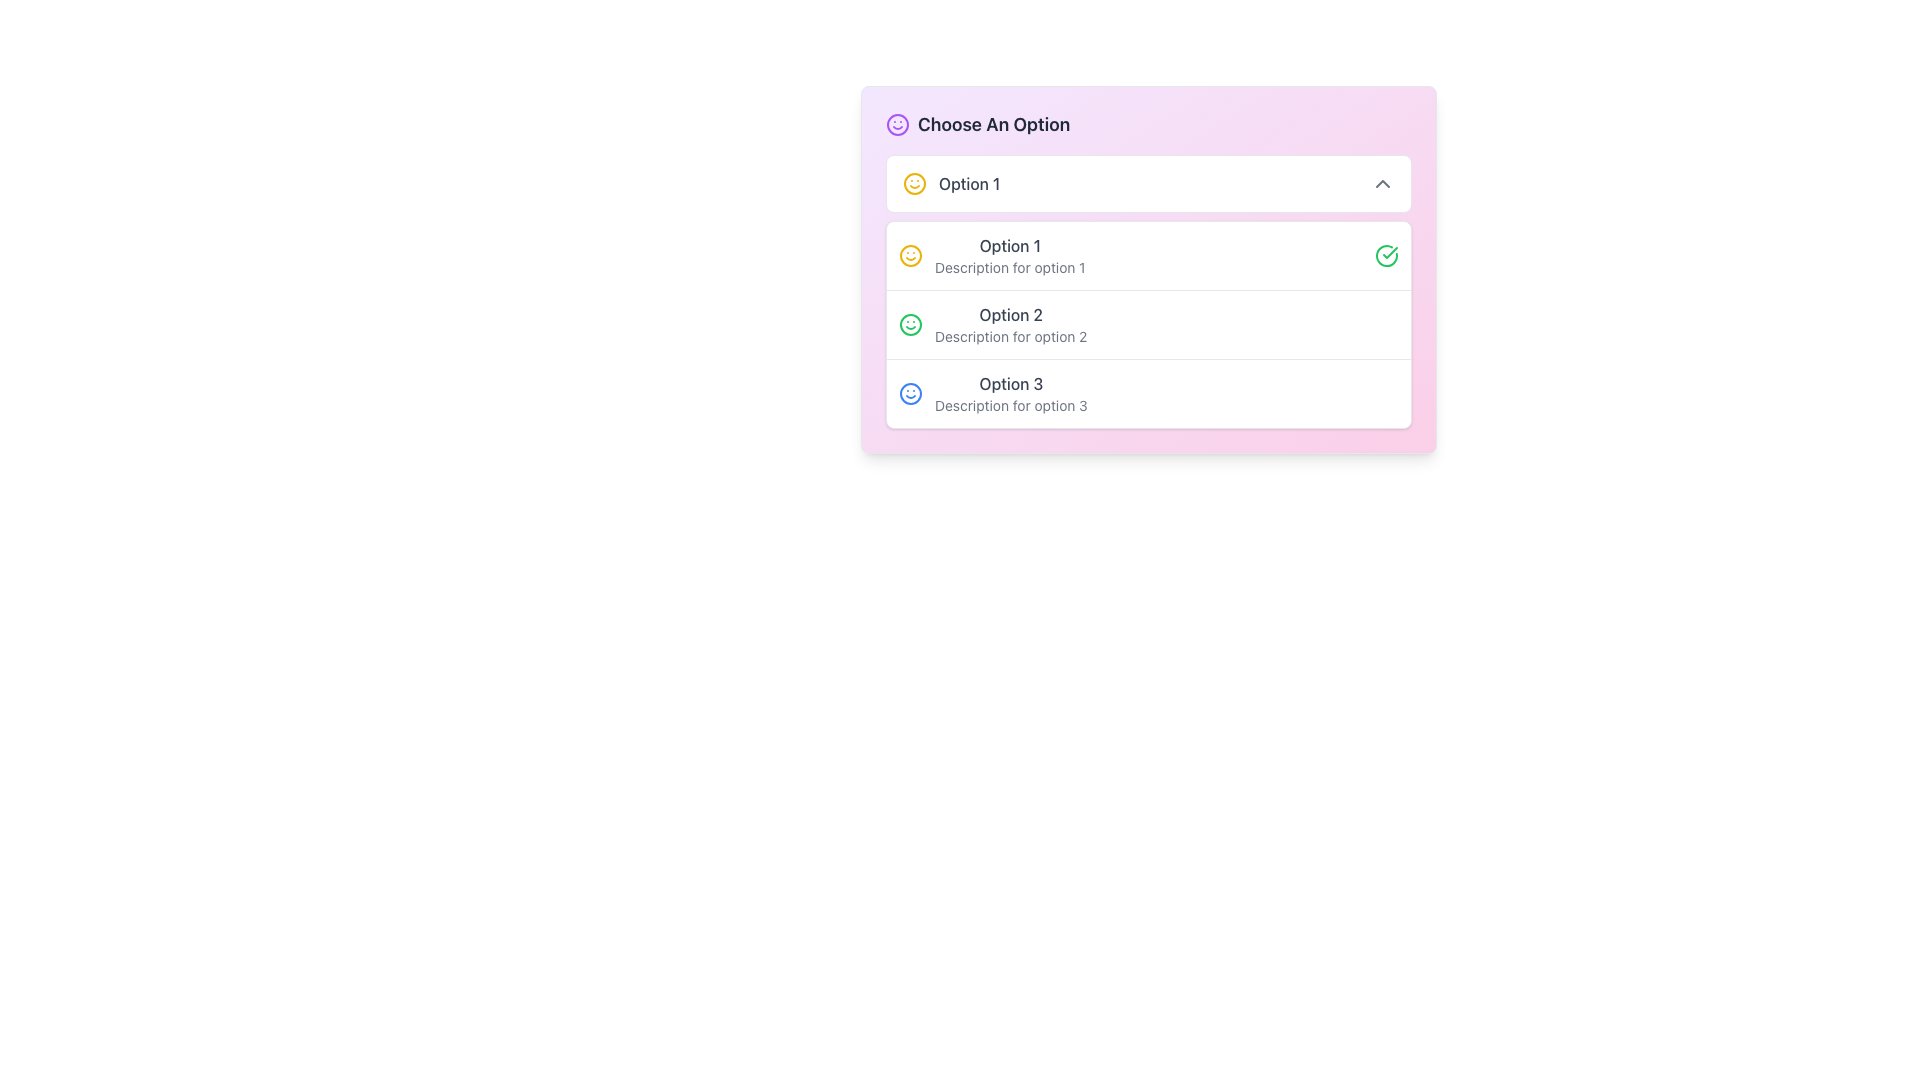  I want to click on the first selectable option titled 'Option 1' with the description 'Description for option 1', so click(1009, 254).